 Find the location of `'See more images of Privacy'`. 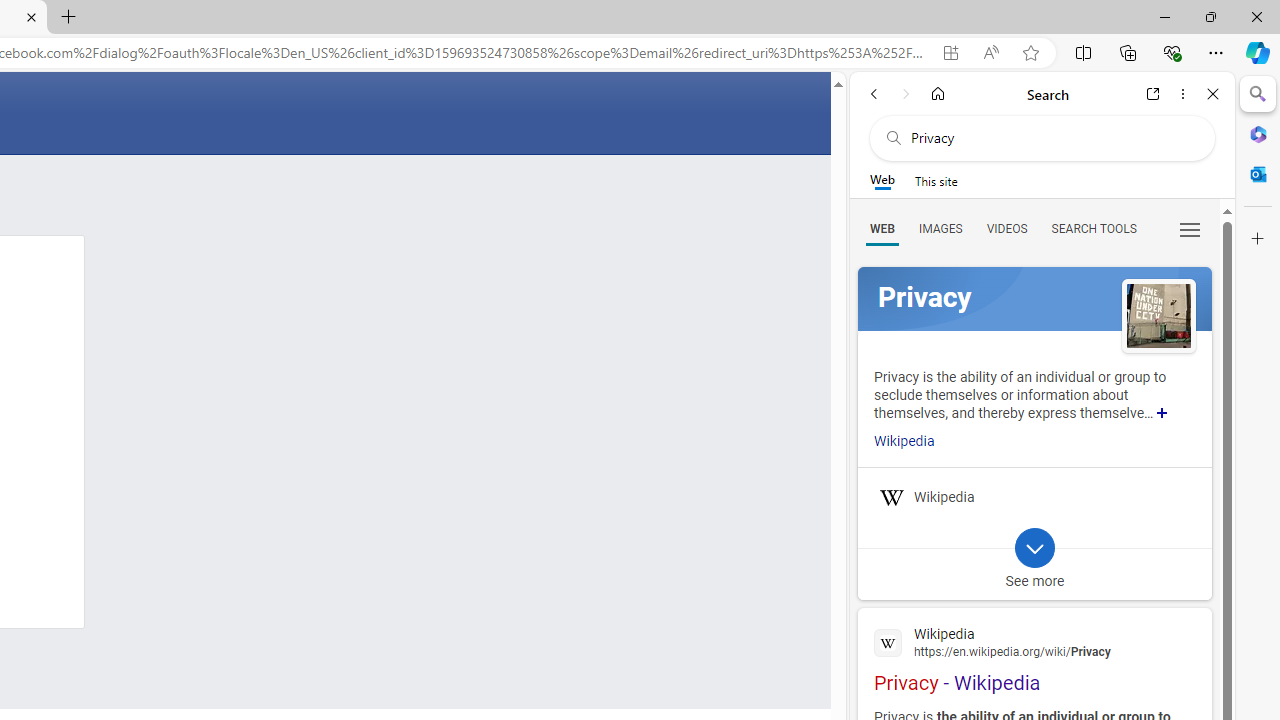

'See more images of Privacy' is located at coordinates (1158, 316).